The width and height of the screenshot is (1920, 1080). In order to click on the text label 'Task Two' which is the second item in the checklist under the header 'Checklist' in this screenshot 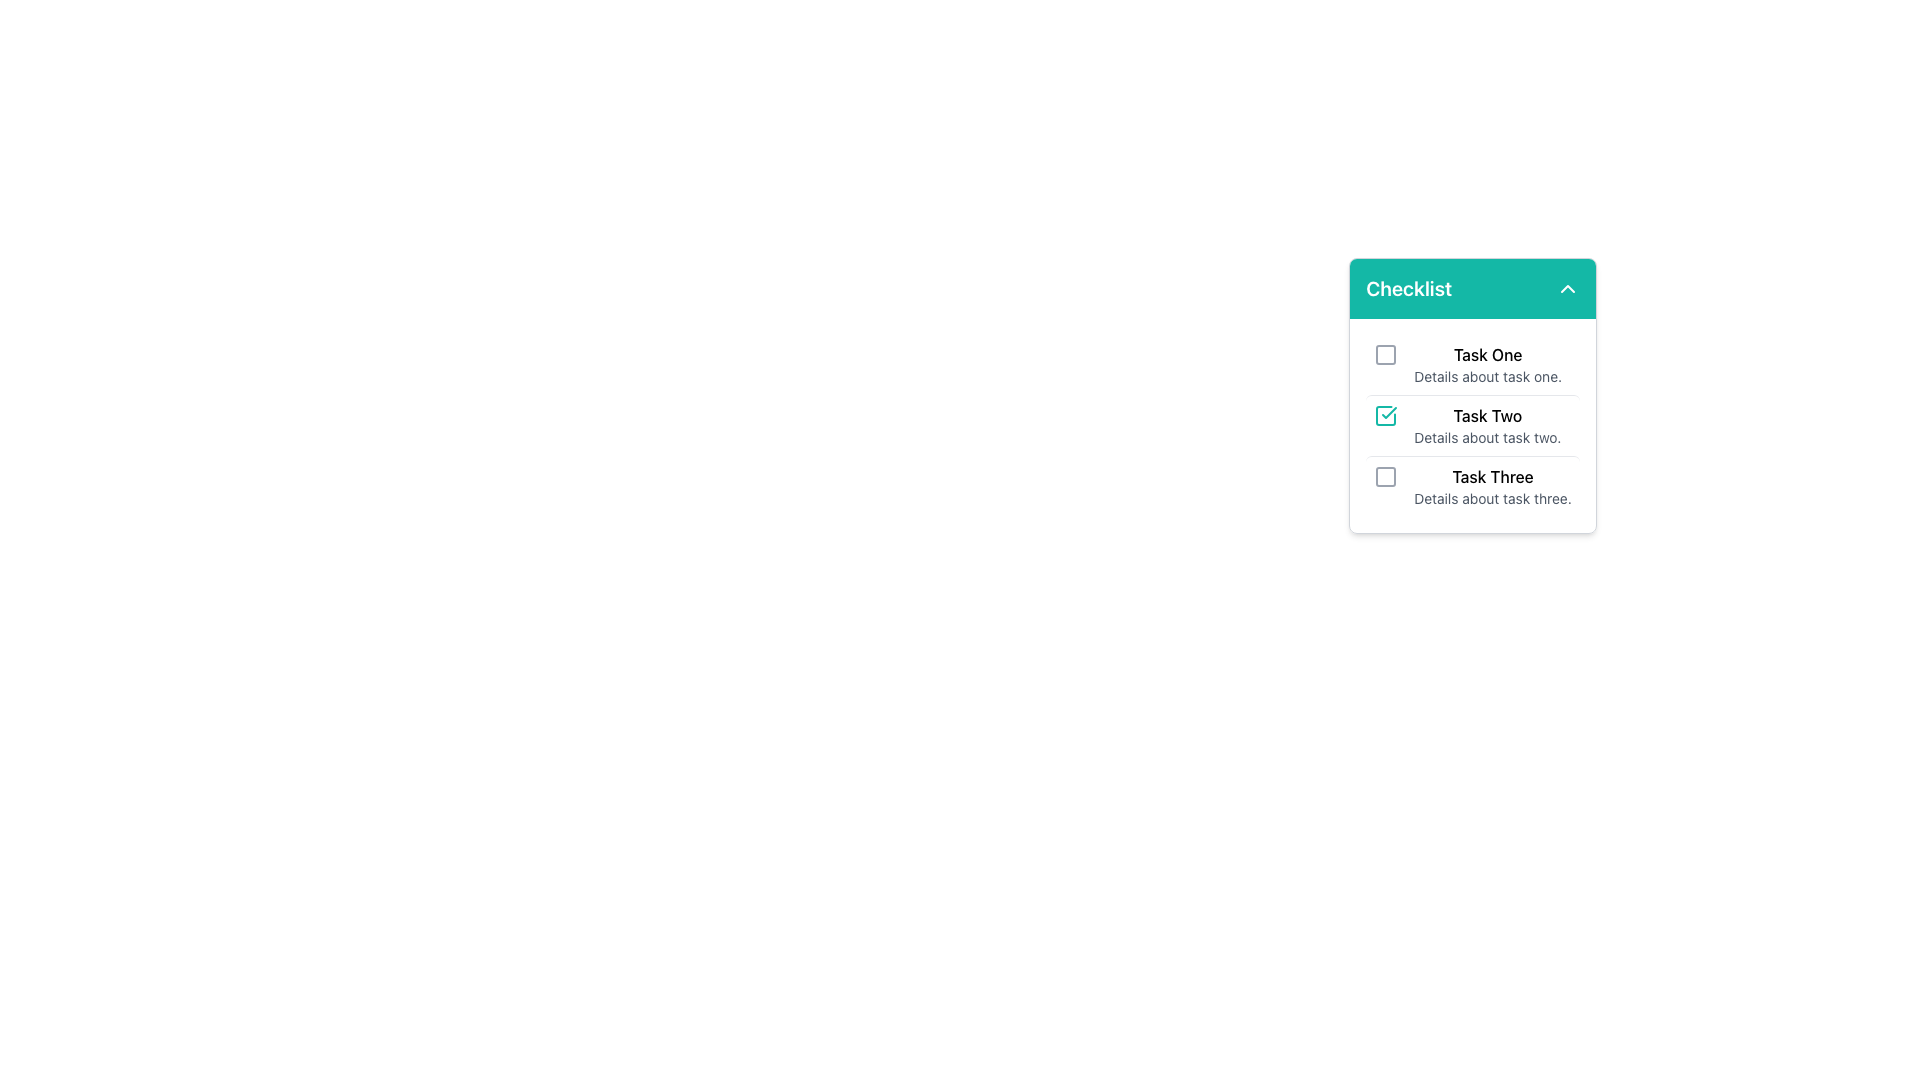, I will do `click(1487, 415)`.